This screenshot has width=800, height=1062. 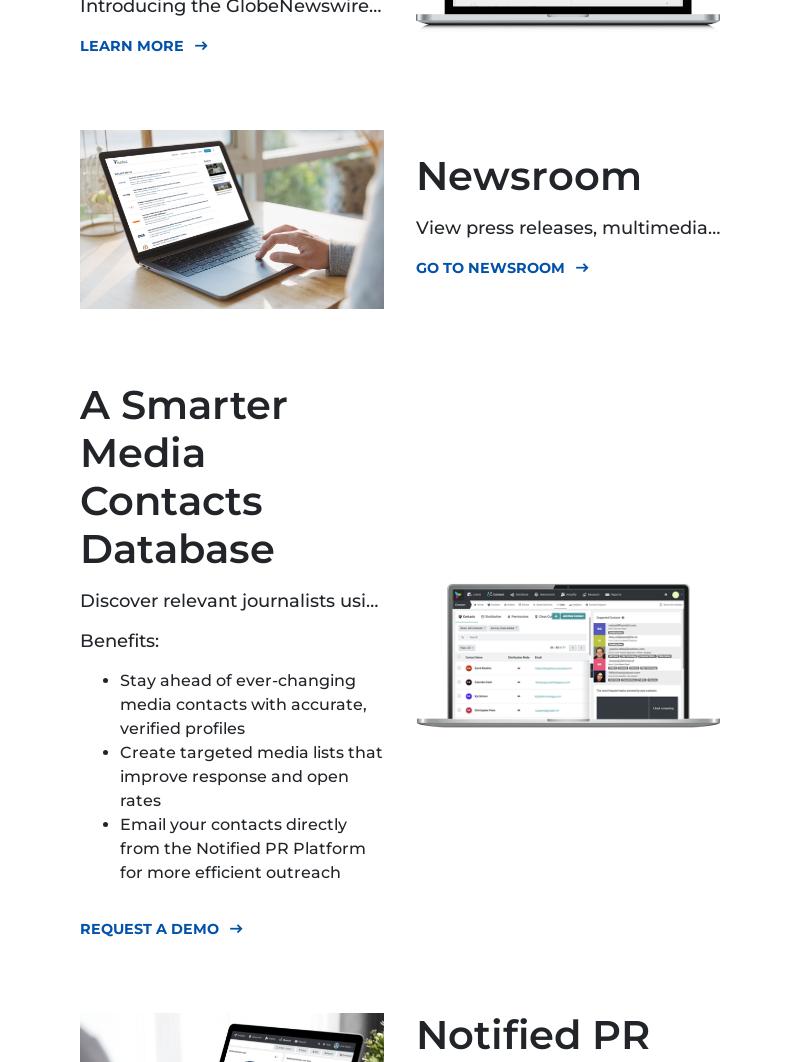 I want to click on 'A Smarter Media Contacts Database', so click(x=183, y=475).